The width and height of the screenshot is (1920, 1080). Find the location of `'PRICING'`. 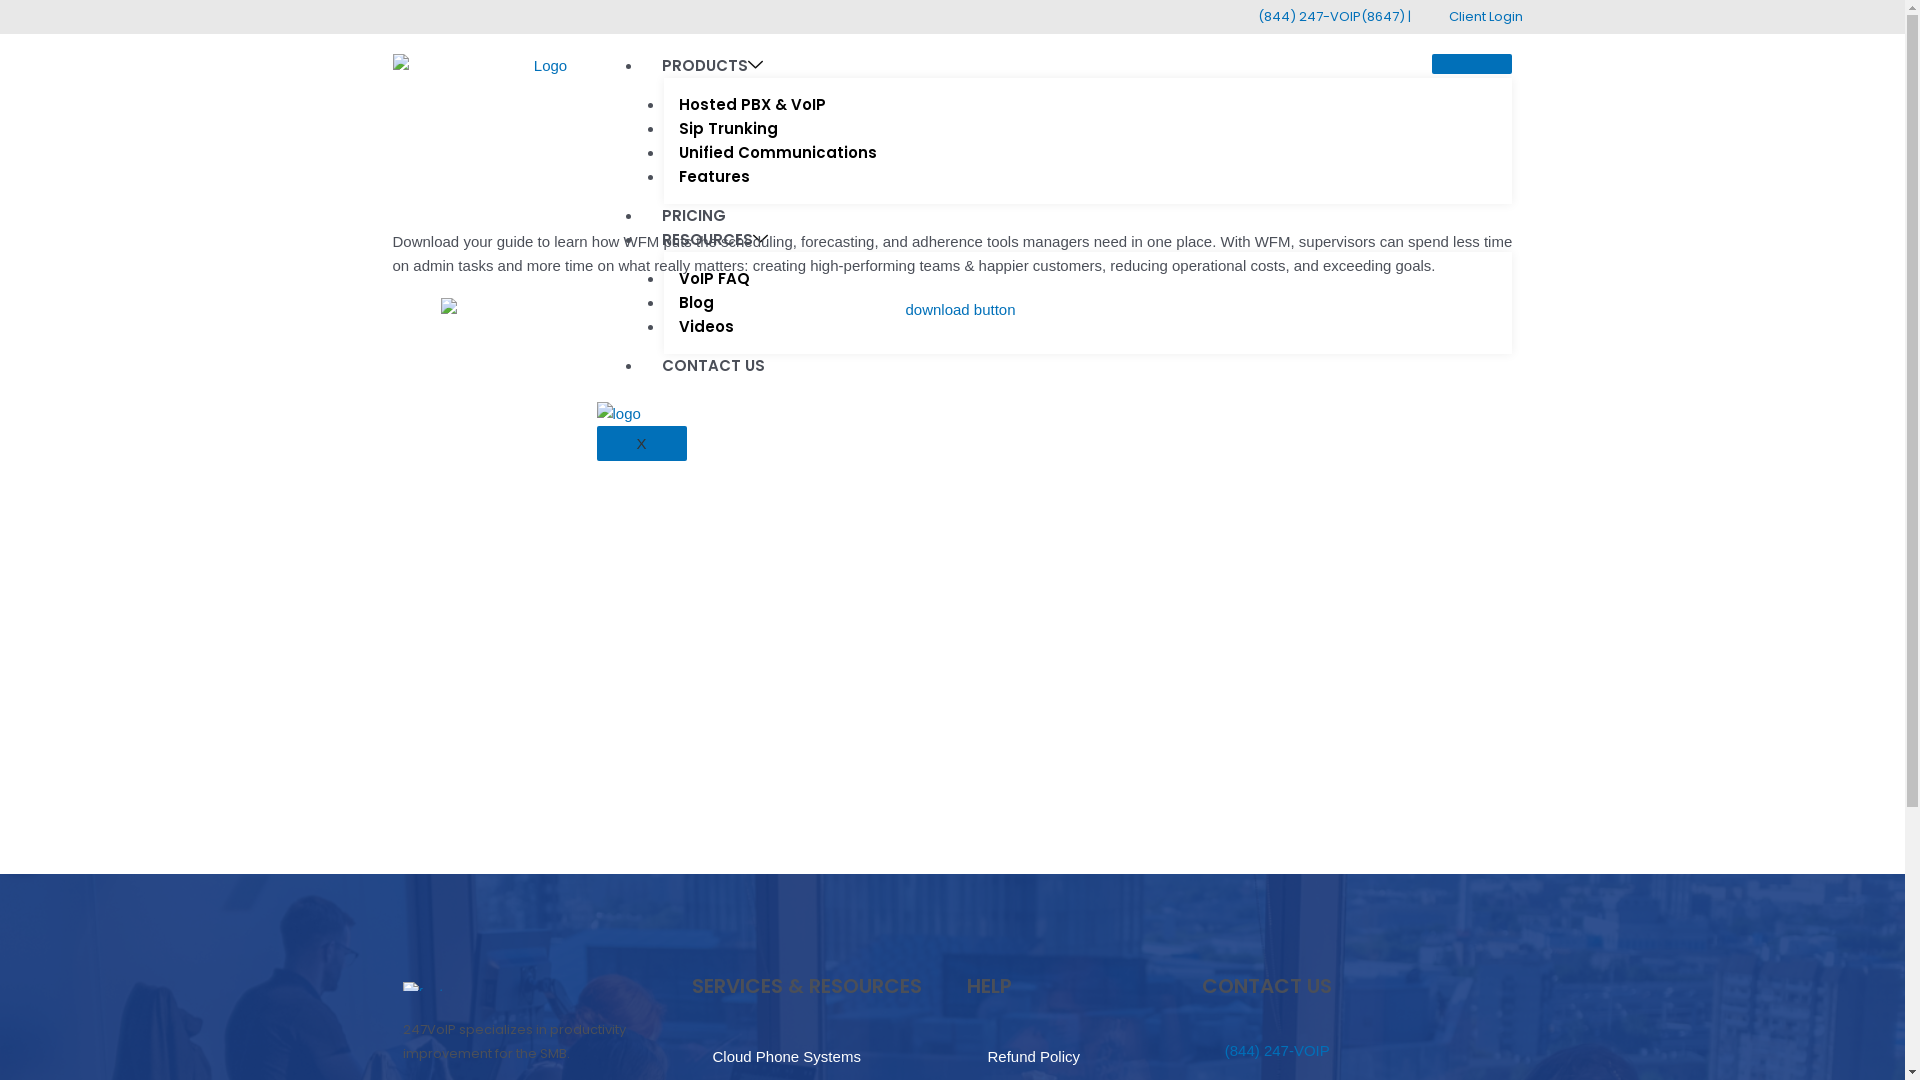

'PRICING' is located at coordinates (694, 215).